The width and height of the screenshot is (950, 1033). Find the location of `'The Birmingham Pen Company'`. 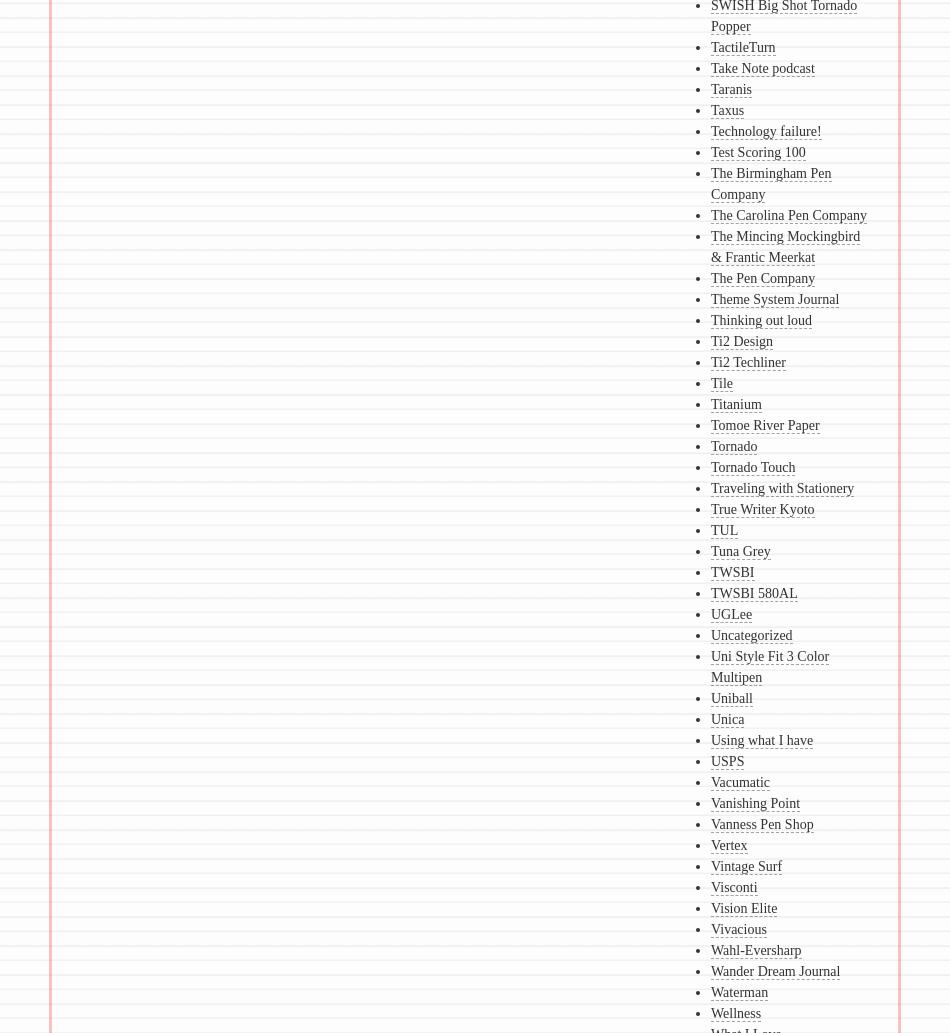

'The Birmingham Pen Company' is located at coordinates (710, 182).